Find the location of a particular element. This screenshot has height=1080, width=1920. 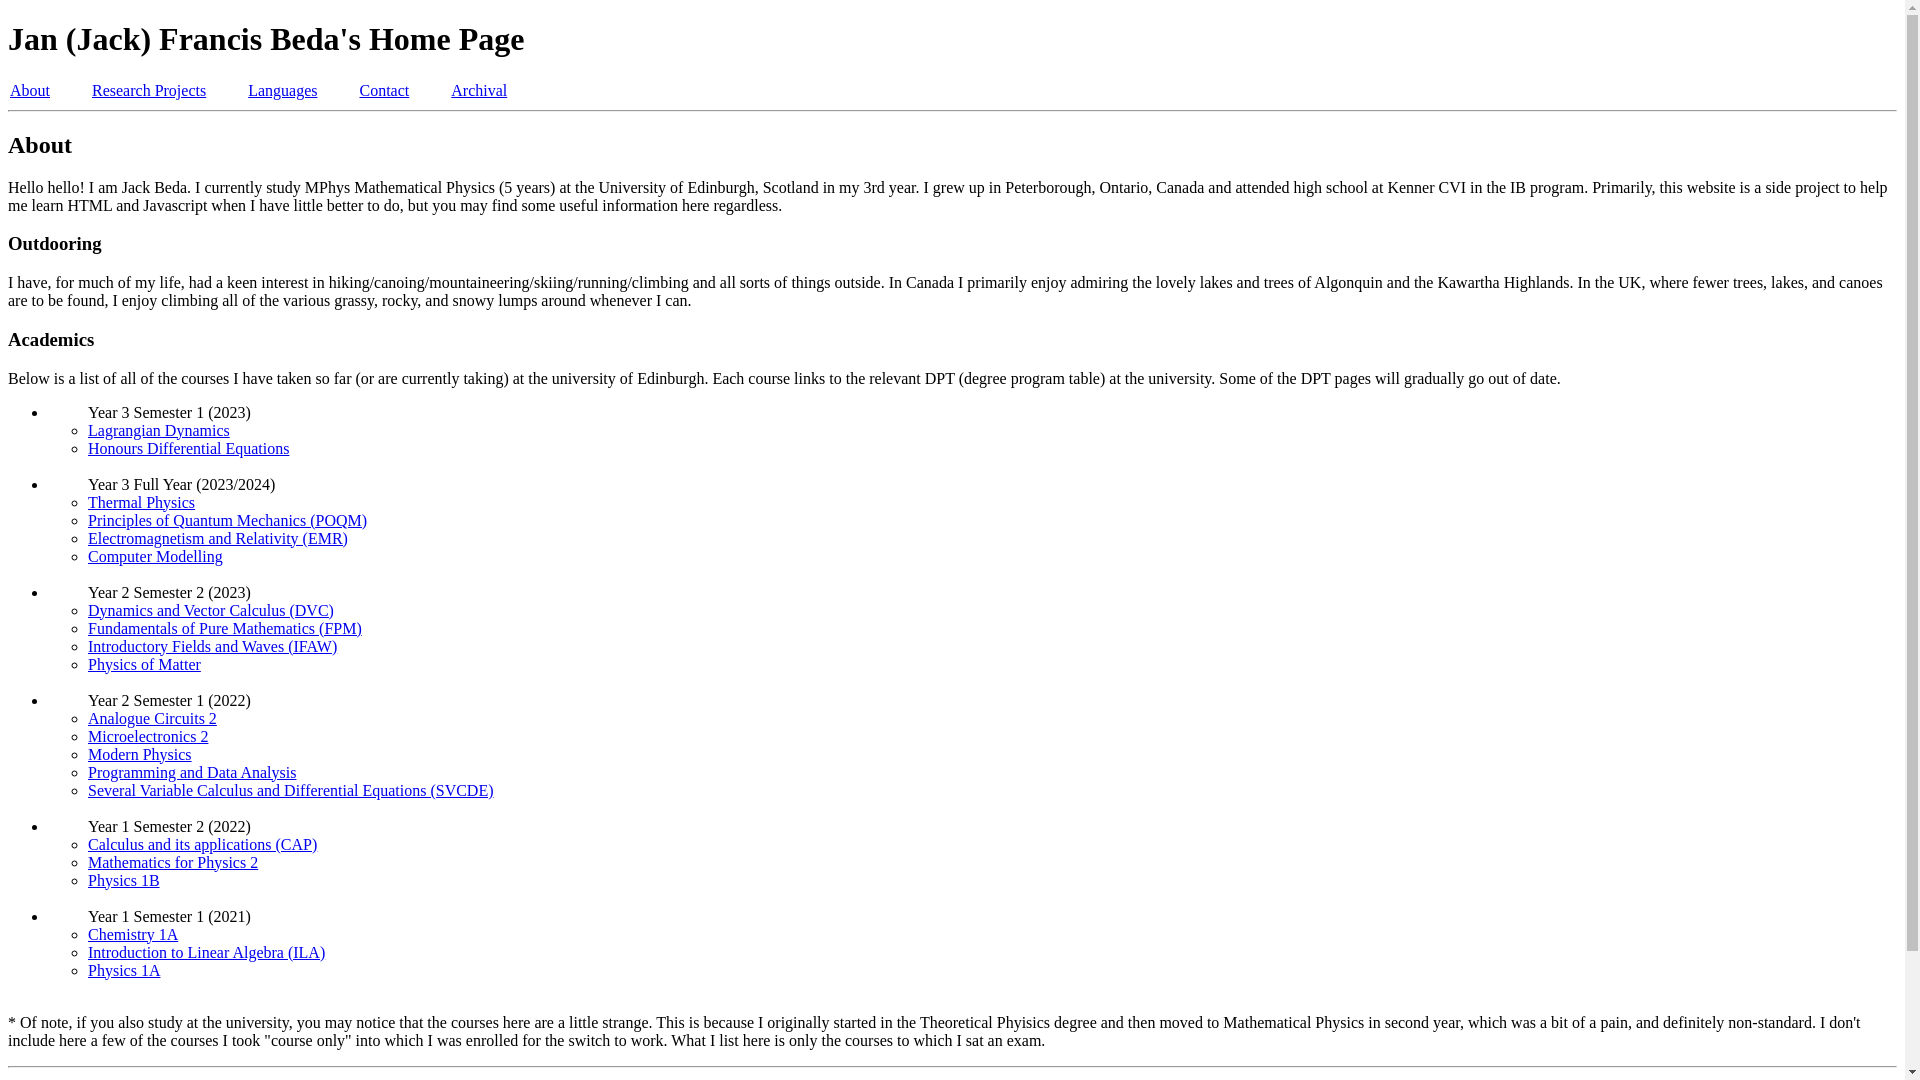

'Electromagnetism and Relativity (EMR)' is located at coordinates (217, 537).